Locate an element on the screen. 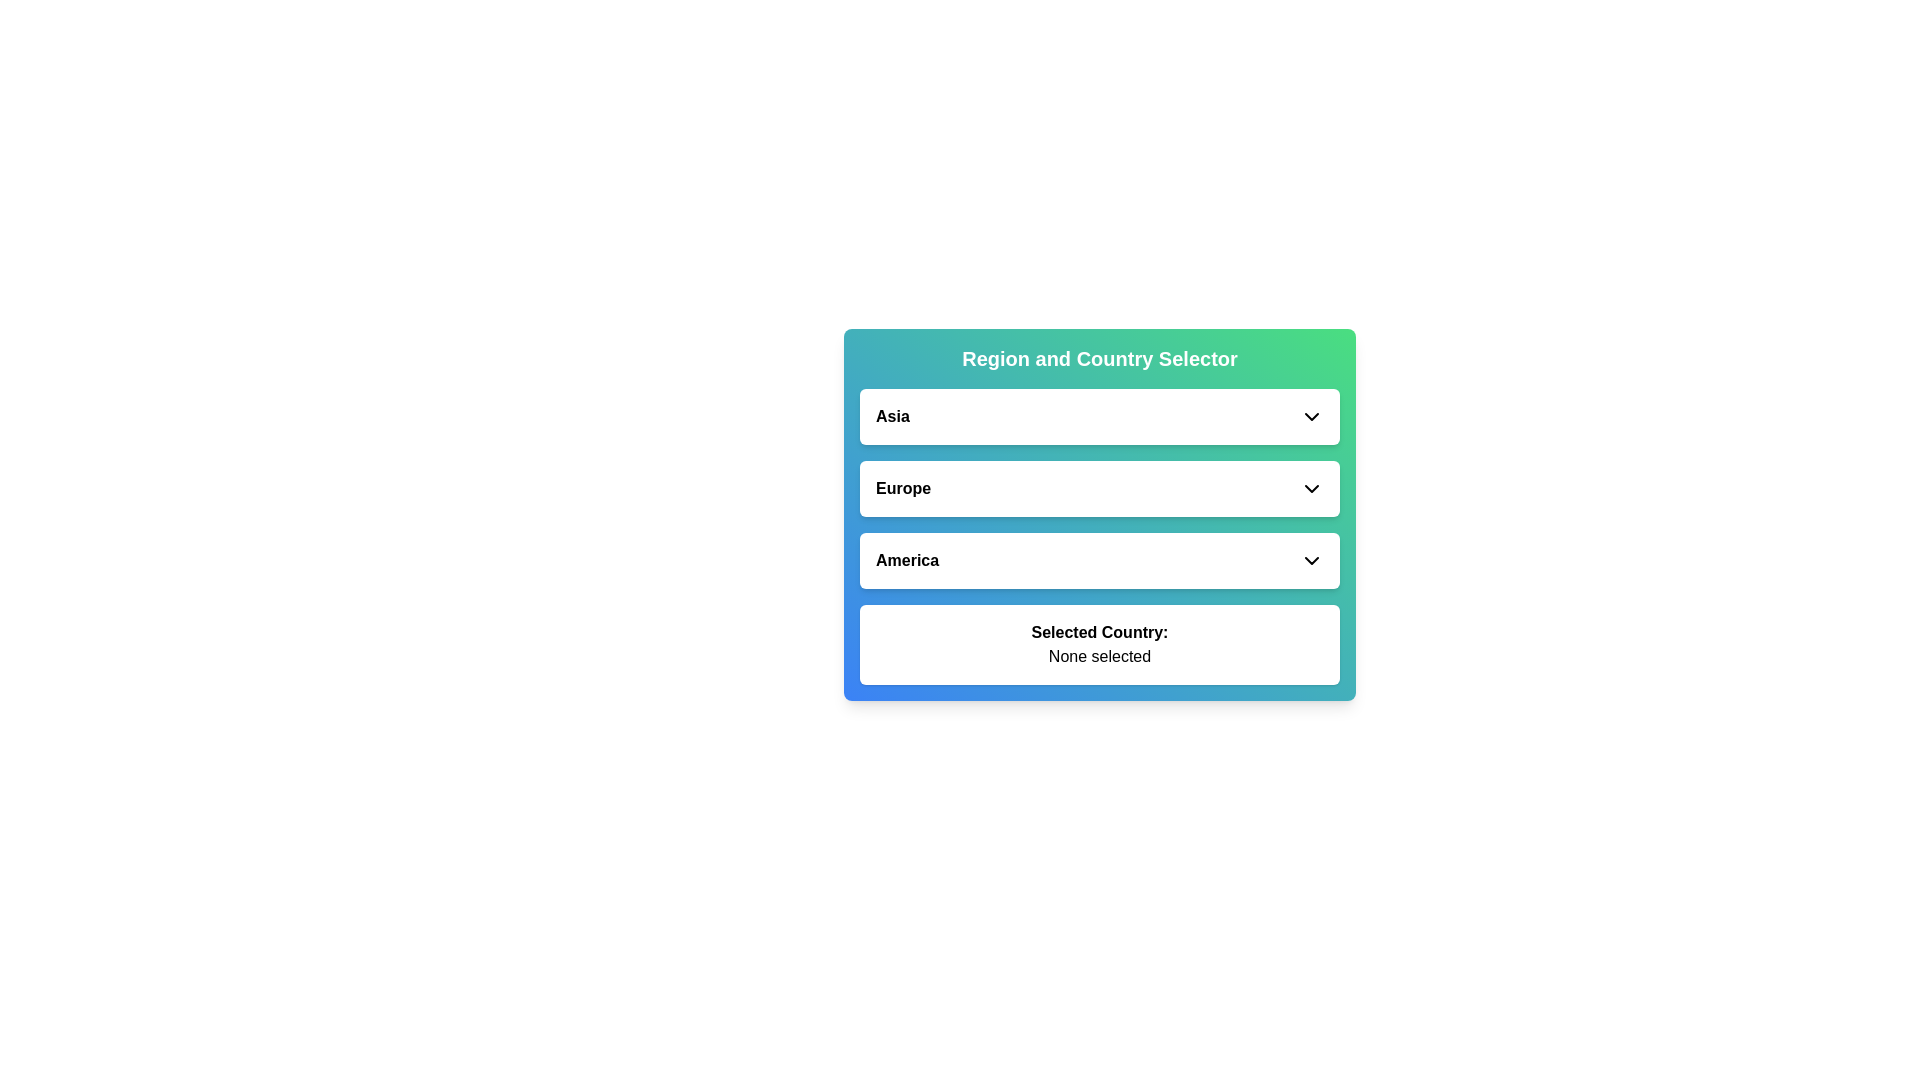  the 'Europe' dropdown menu item is located at coordinates (1098, 489).